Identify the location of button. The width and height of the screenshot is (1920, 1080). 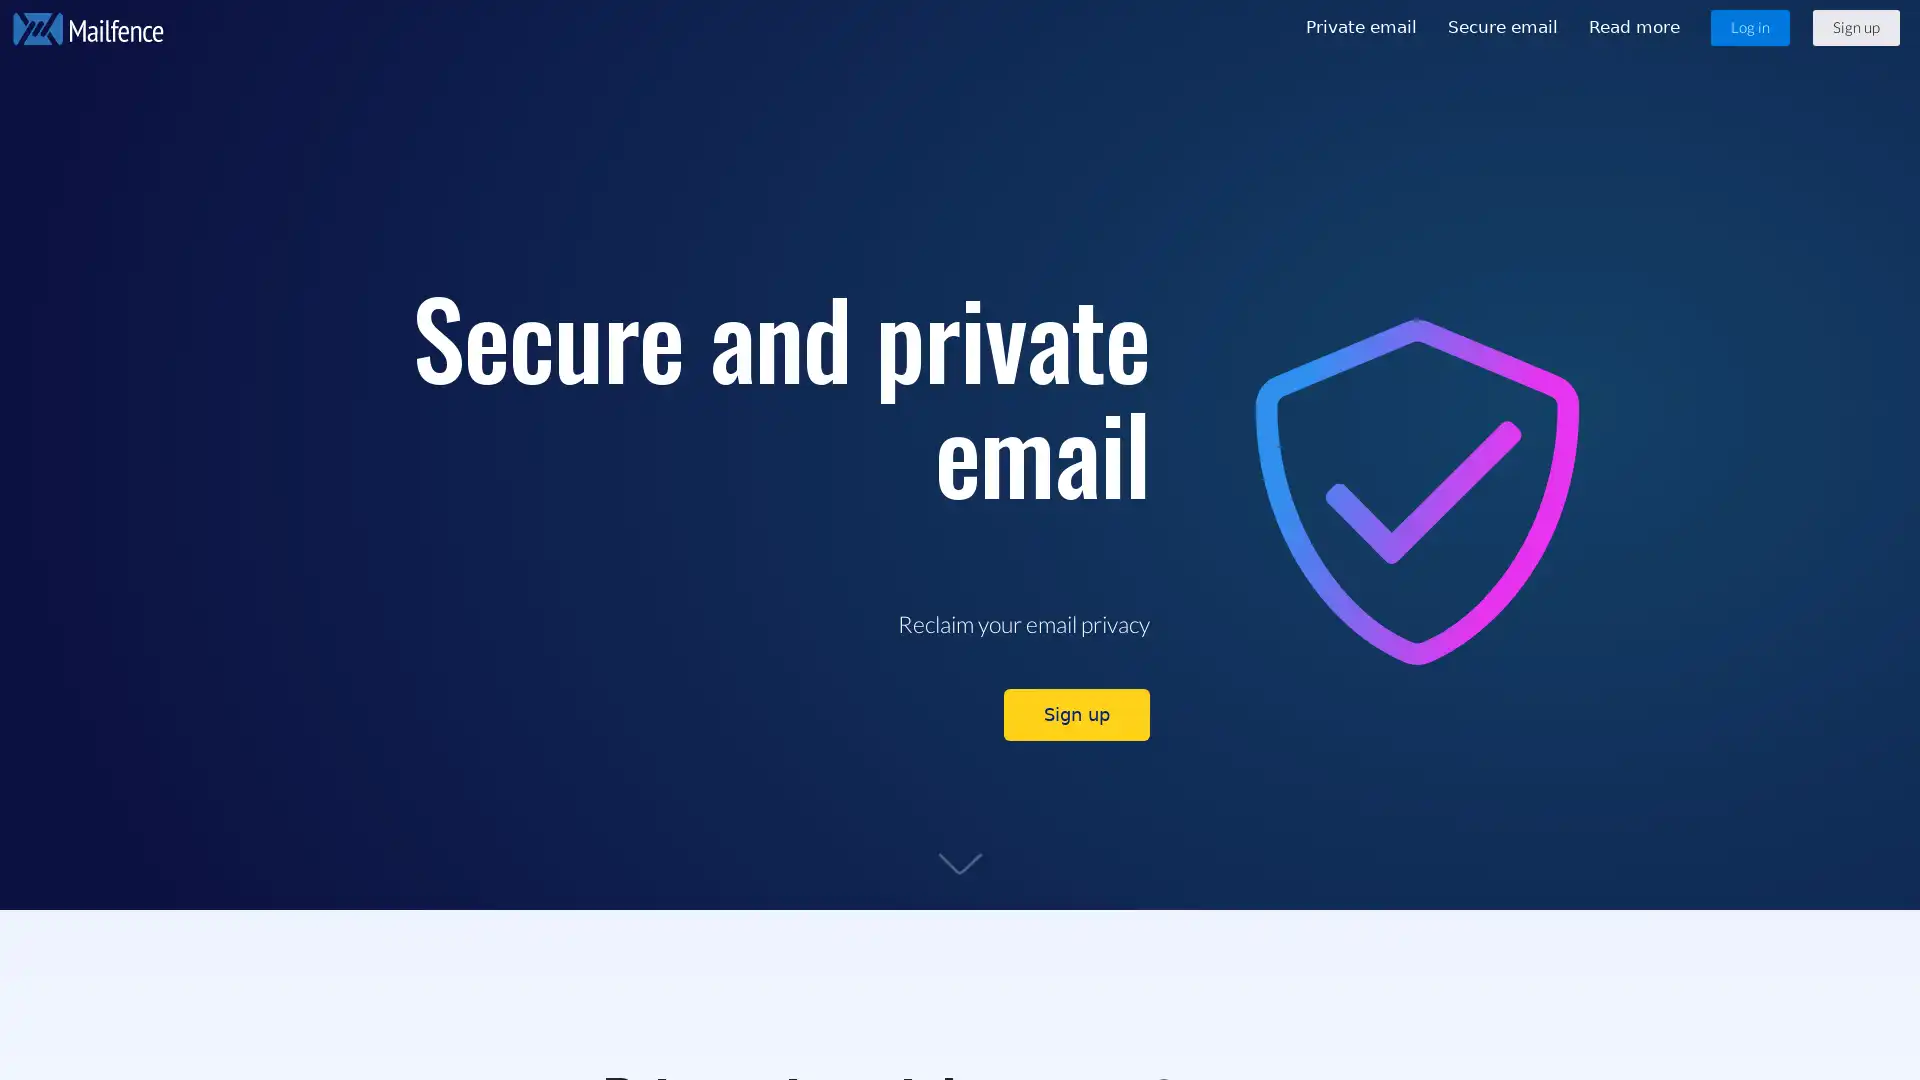
(1855, 27).